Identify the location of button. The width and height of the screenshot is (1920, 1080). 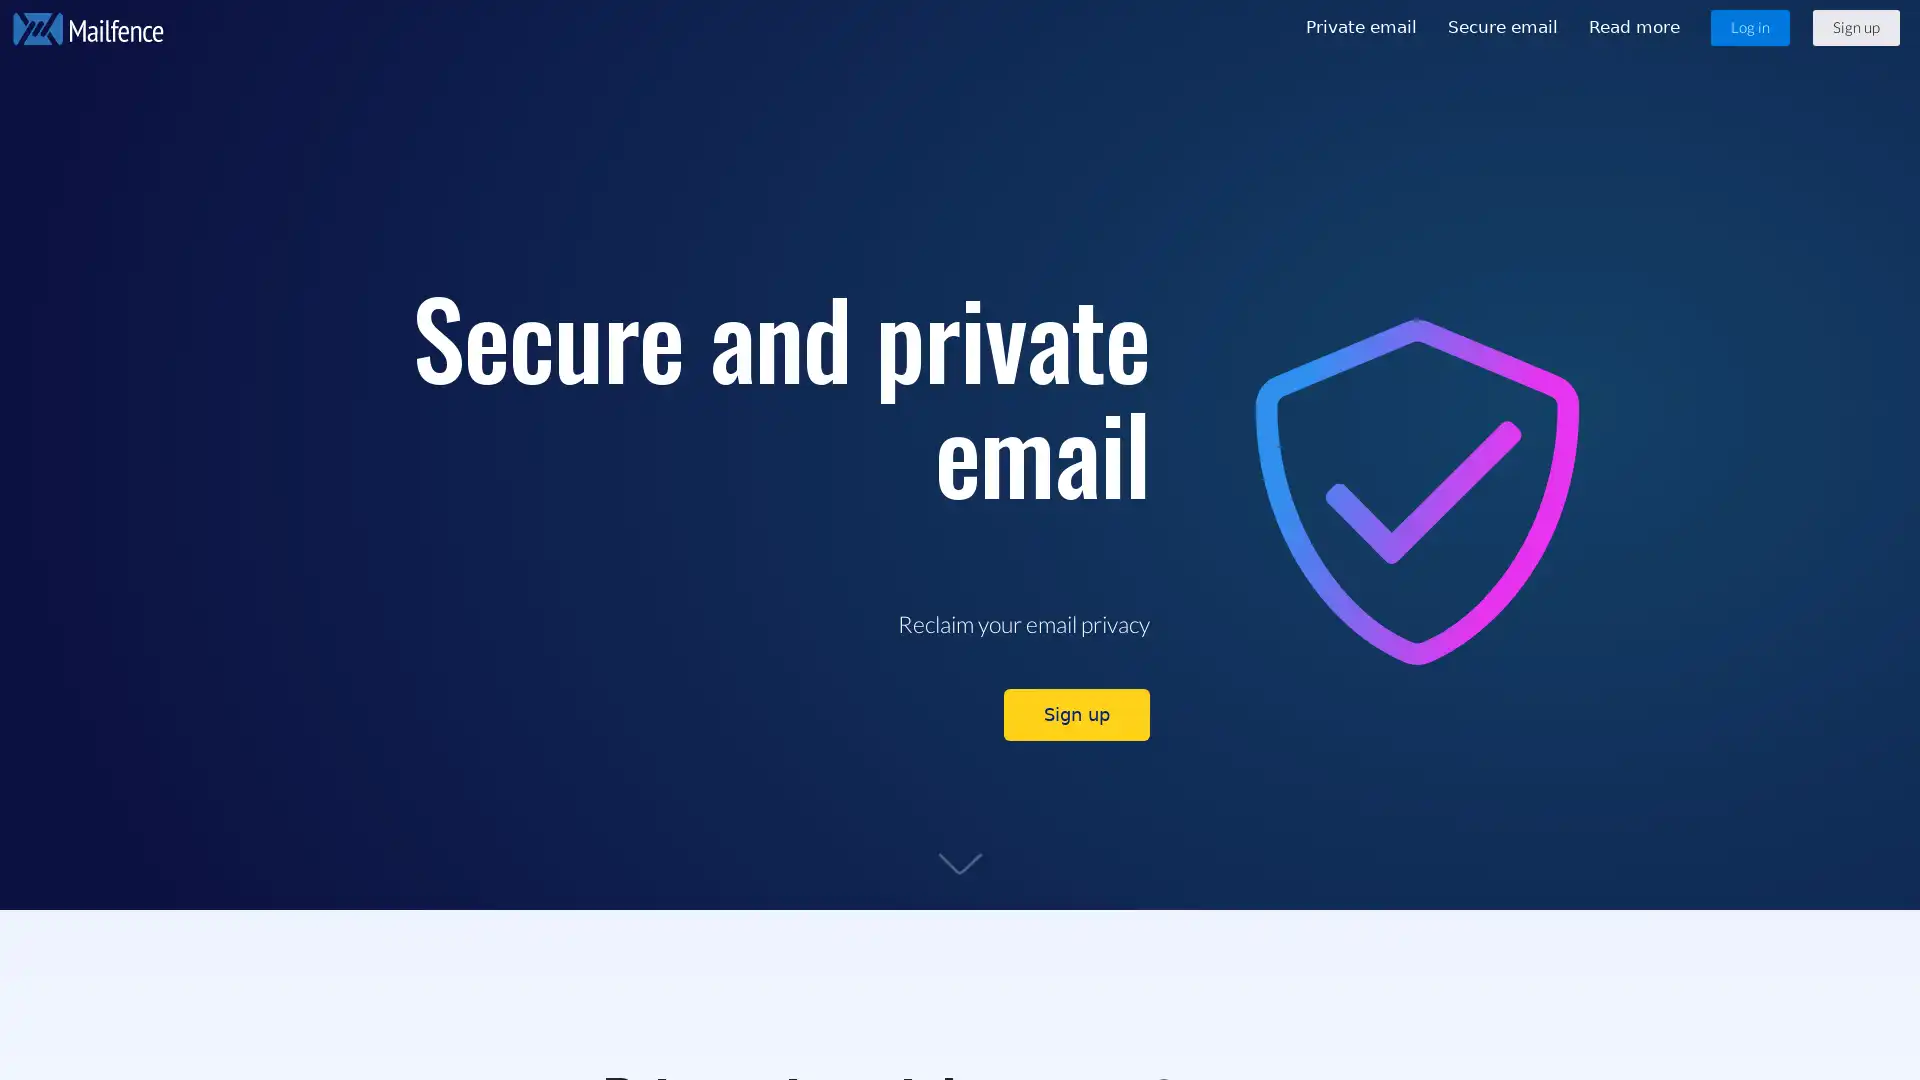
(1855, 27).